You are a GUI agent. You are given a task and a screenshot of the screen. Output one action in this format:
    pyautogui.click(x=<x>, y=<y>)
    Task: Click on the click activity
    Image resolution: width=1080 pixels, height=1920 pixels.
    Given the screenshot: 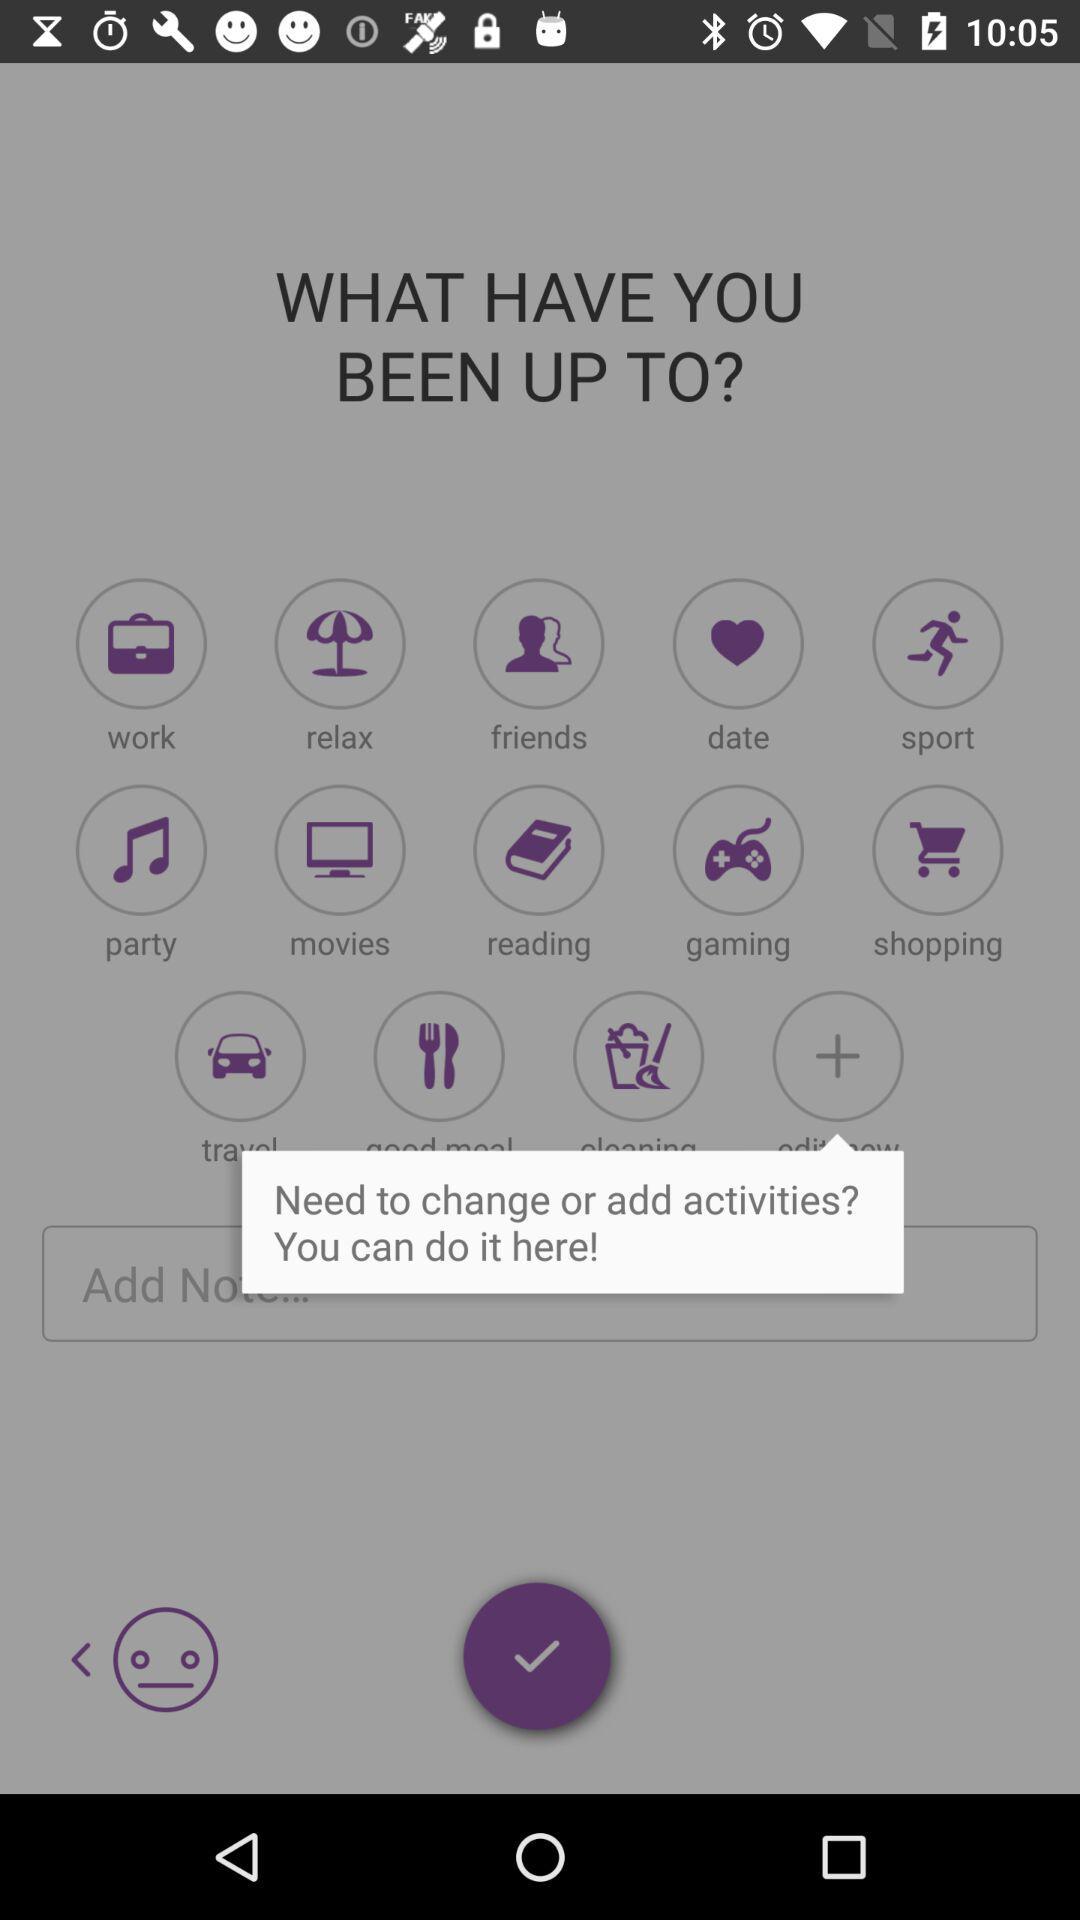 What is the action you would take?
    pyautogui.click(x=140, y=850)
    